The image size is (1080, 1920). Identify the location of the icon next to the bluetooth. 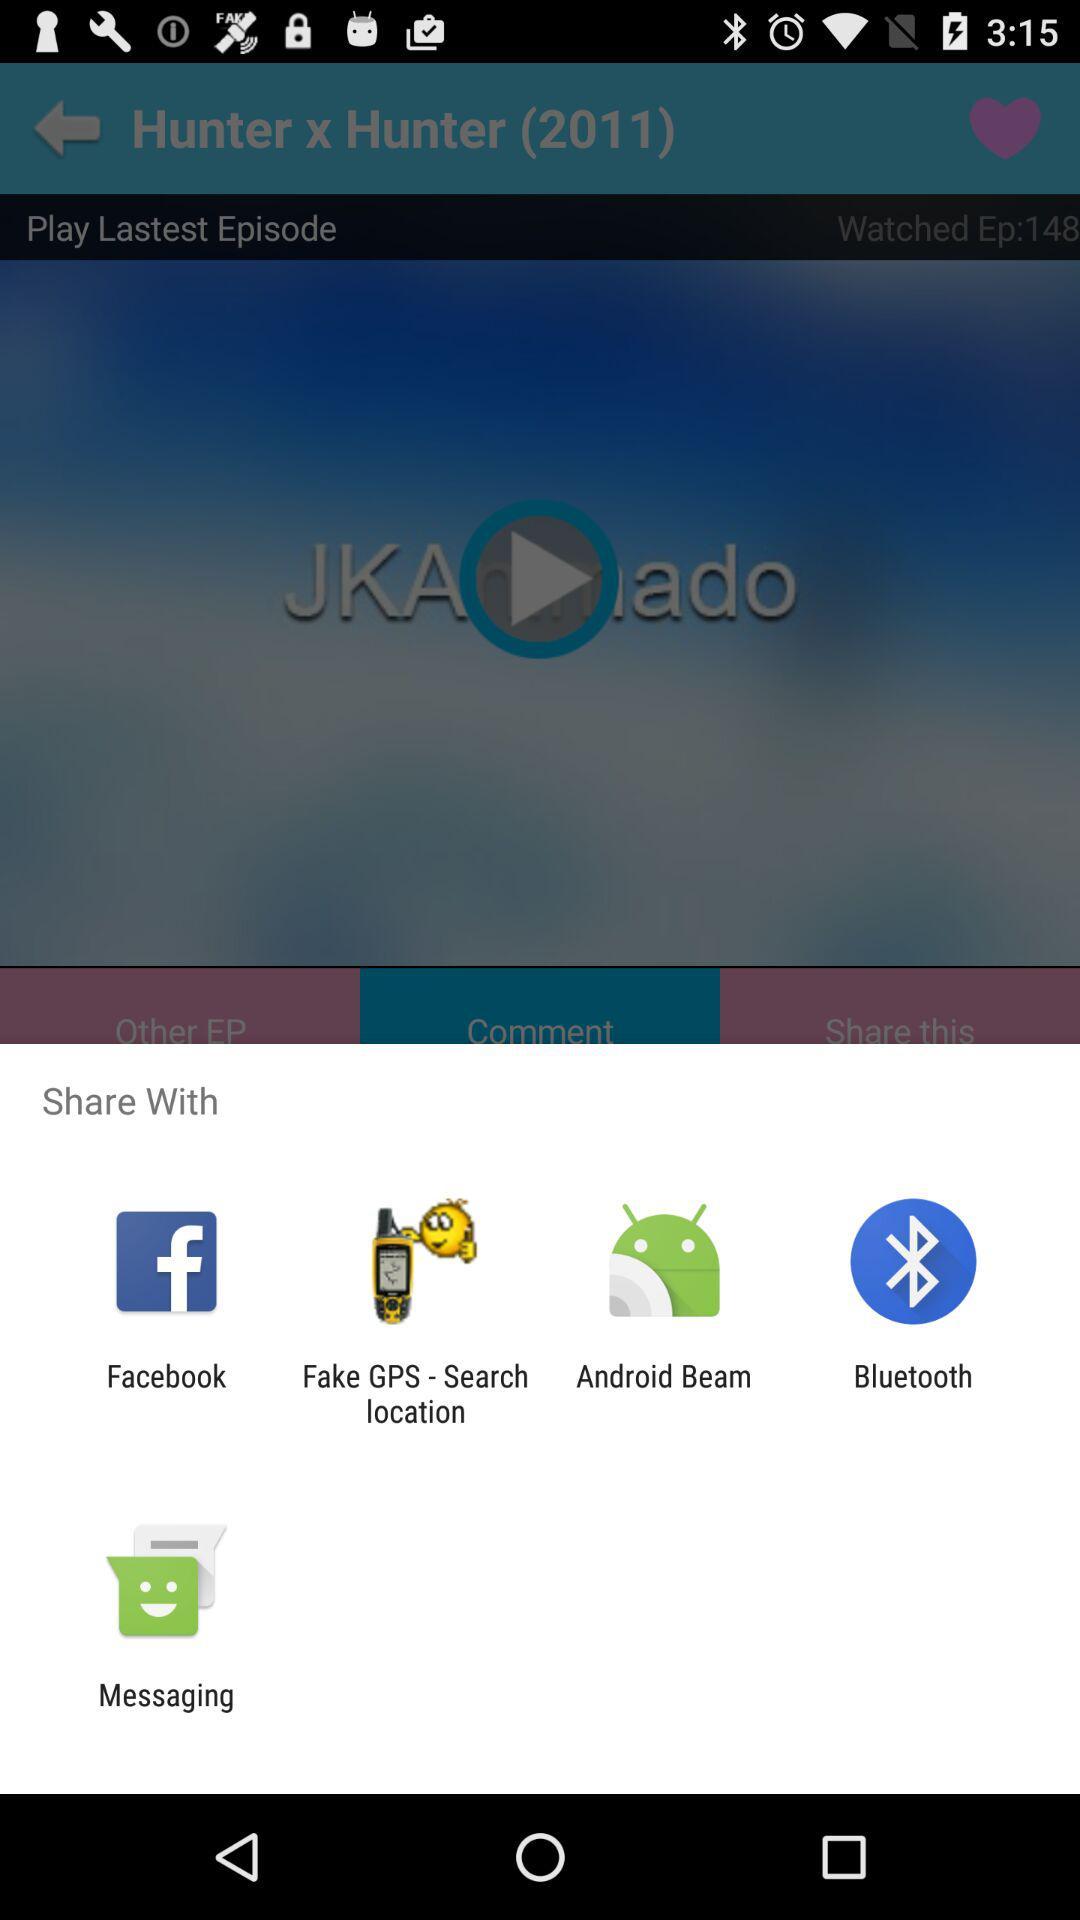
(664, 1392).